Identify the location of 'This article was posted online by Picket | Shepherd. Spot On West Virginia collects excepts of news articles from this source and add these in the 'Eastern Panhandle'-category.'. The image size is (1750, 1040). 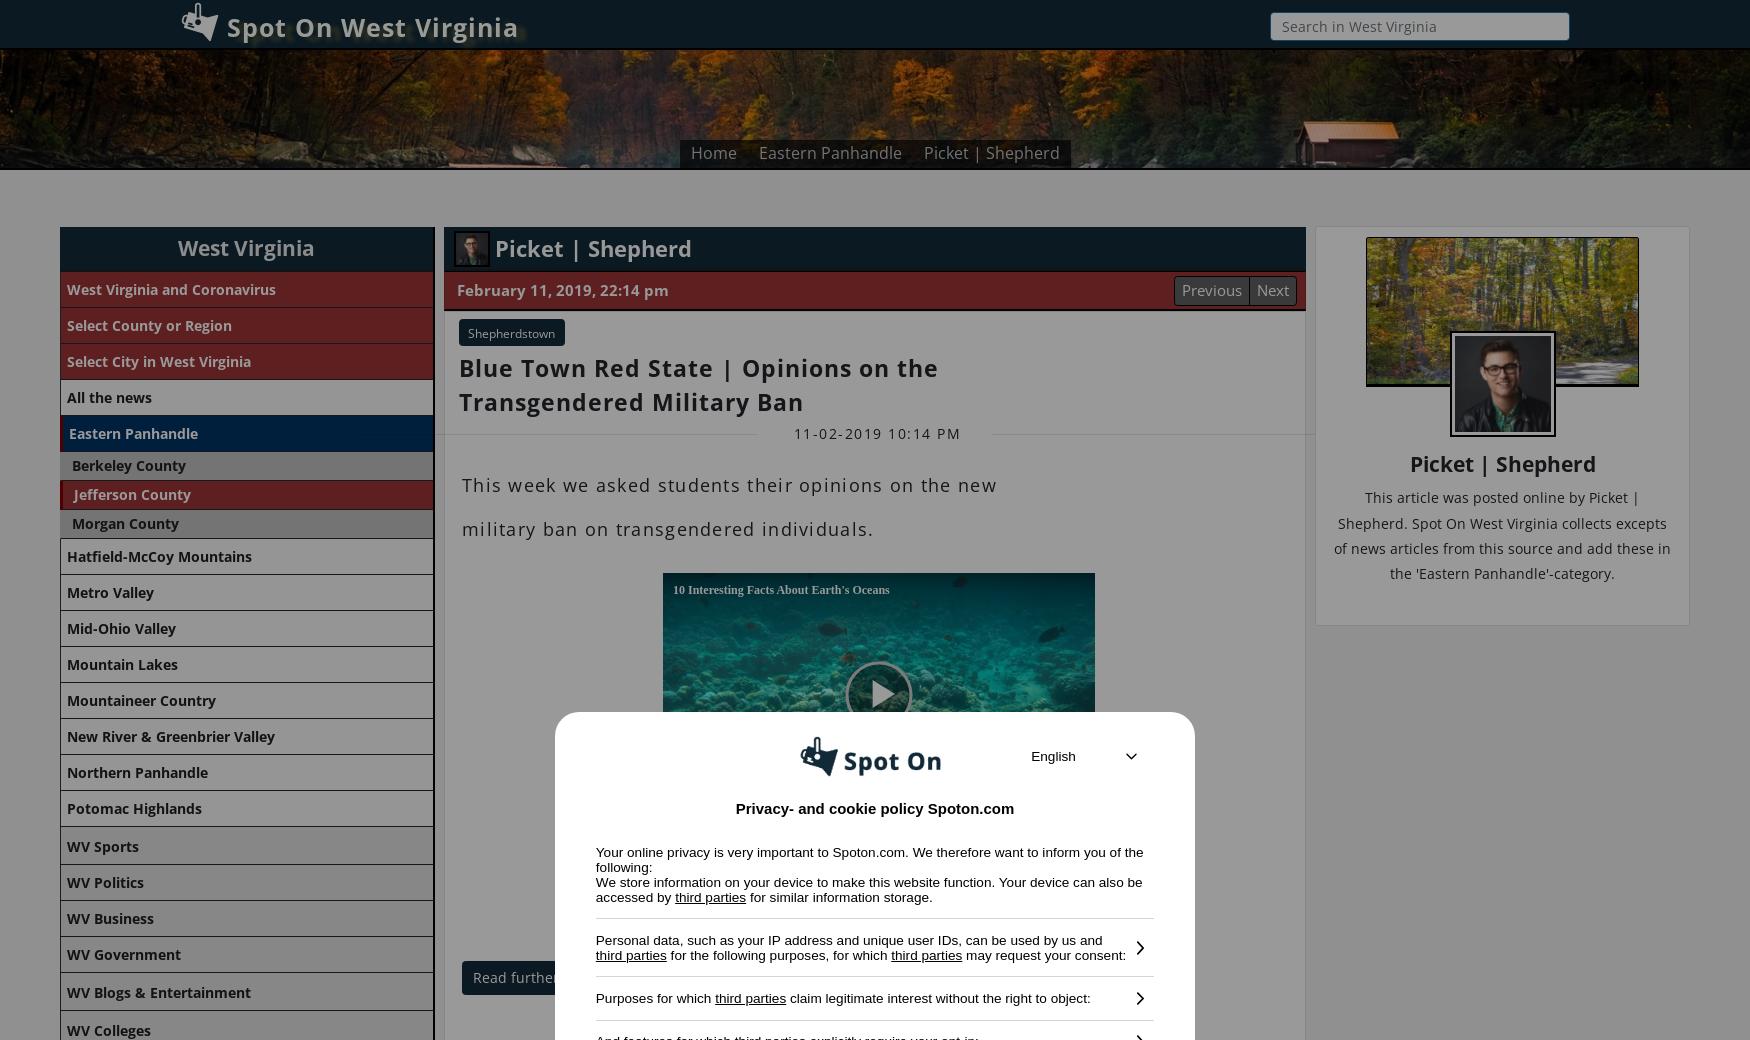
(1501, 533).